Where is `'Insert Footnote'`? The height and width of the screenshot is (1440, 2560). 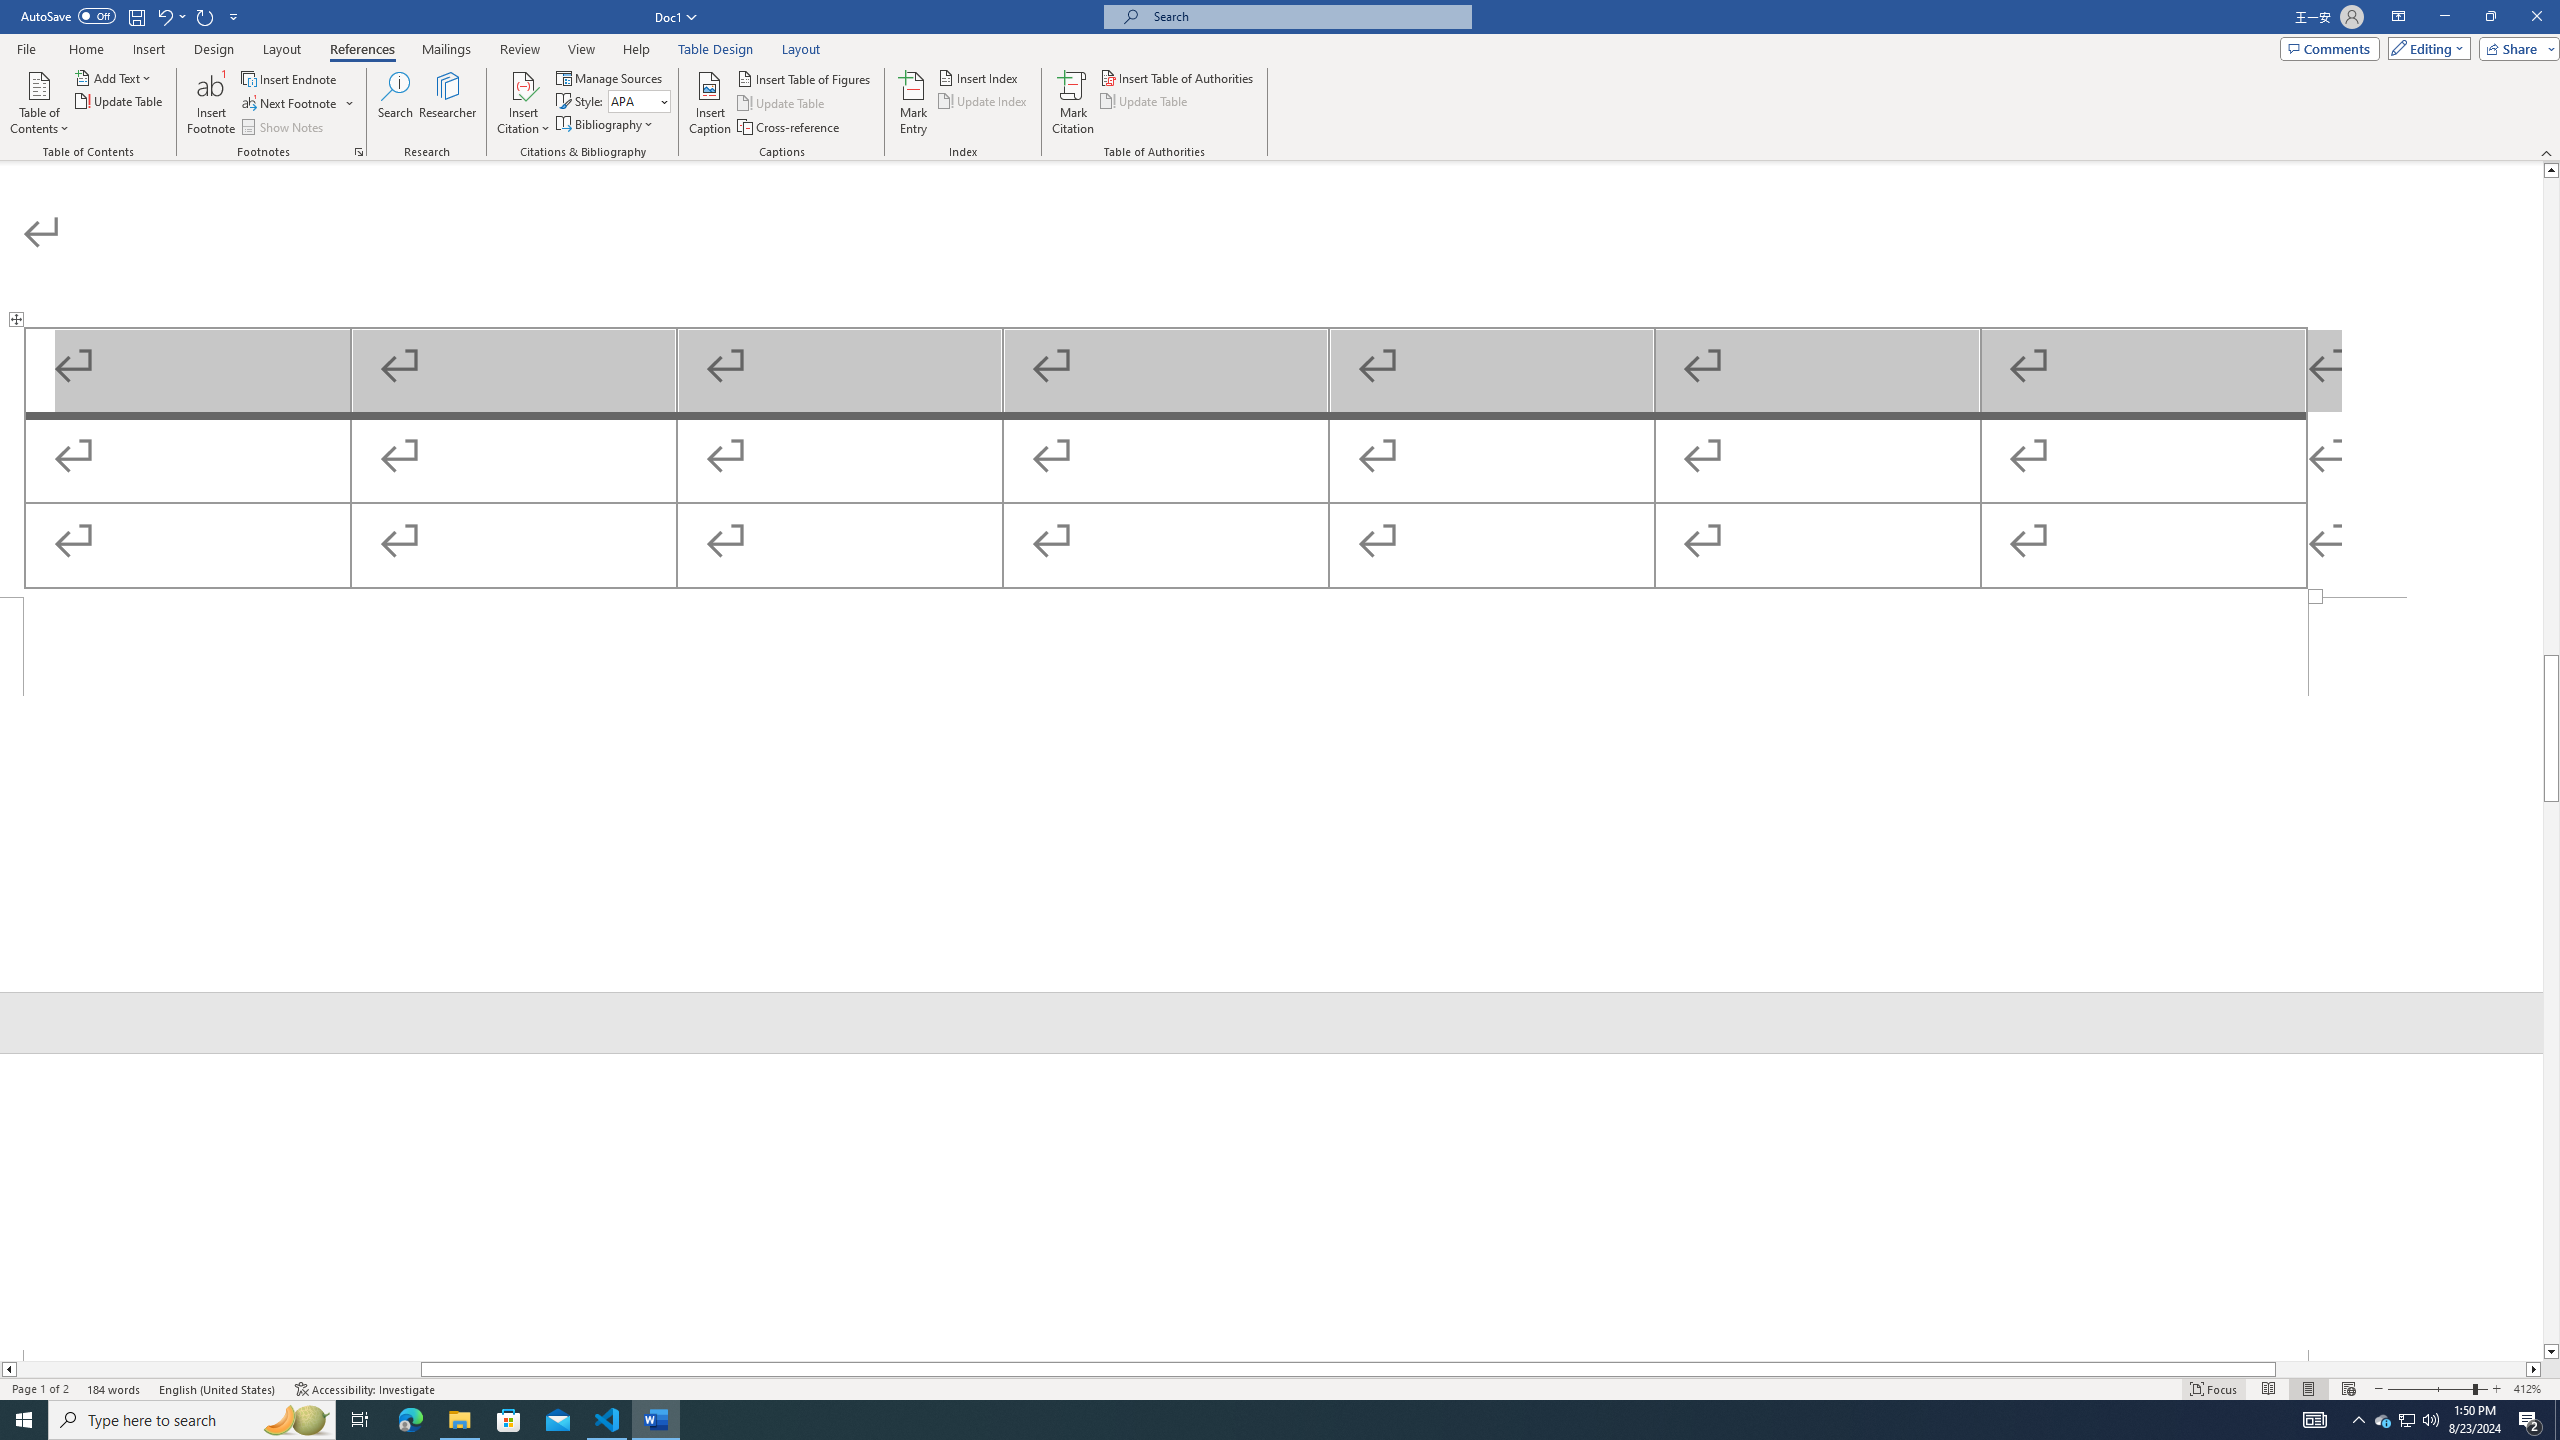
'Insert Footnote' is located at coordinates (211, 103).